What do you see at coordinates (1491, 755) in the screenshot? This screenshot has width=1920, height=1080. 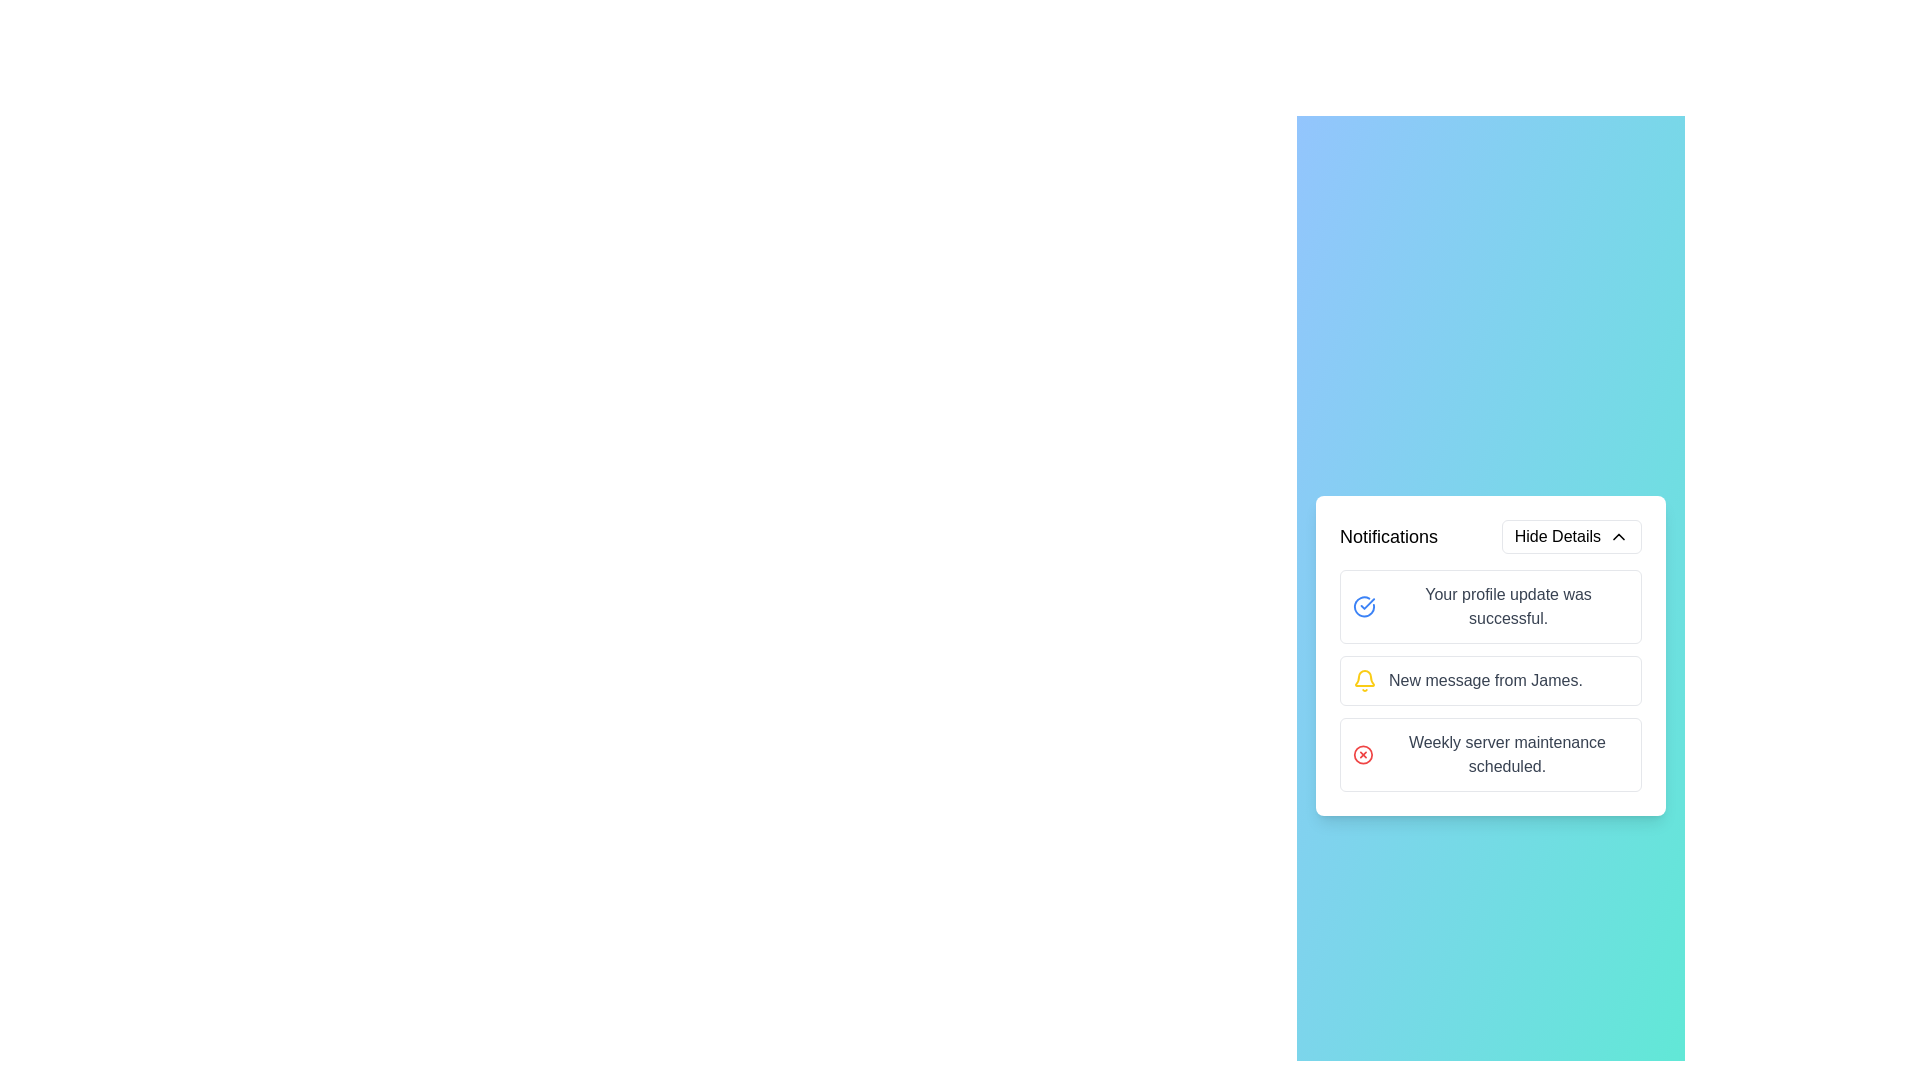 I see `the notification box containing the text 'Weekly server maintenance scheduled.' with a red circular icon to its left` at bounding box center [1491, 755].